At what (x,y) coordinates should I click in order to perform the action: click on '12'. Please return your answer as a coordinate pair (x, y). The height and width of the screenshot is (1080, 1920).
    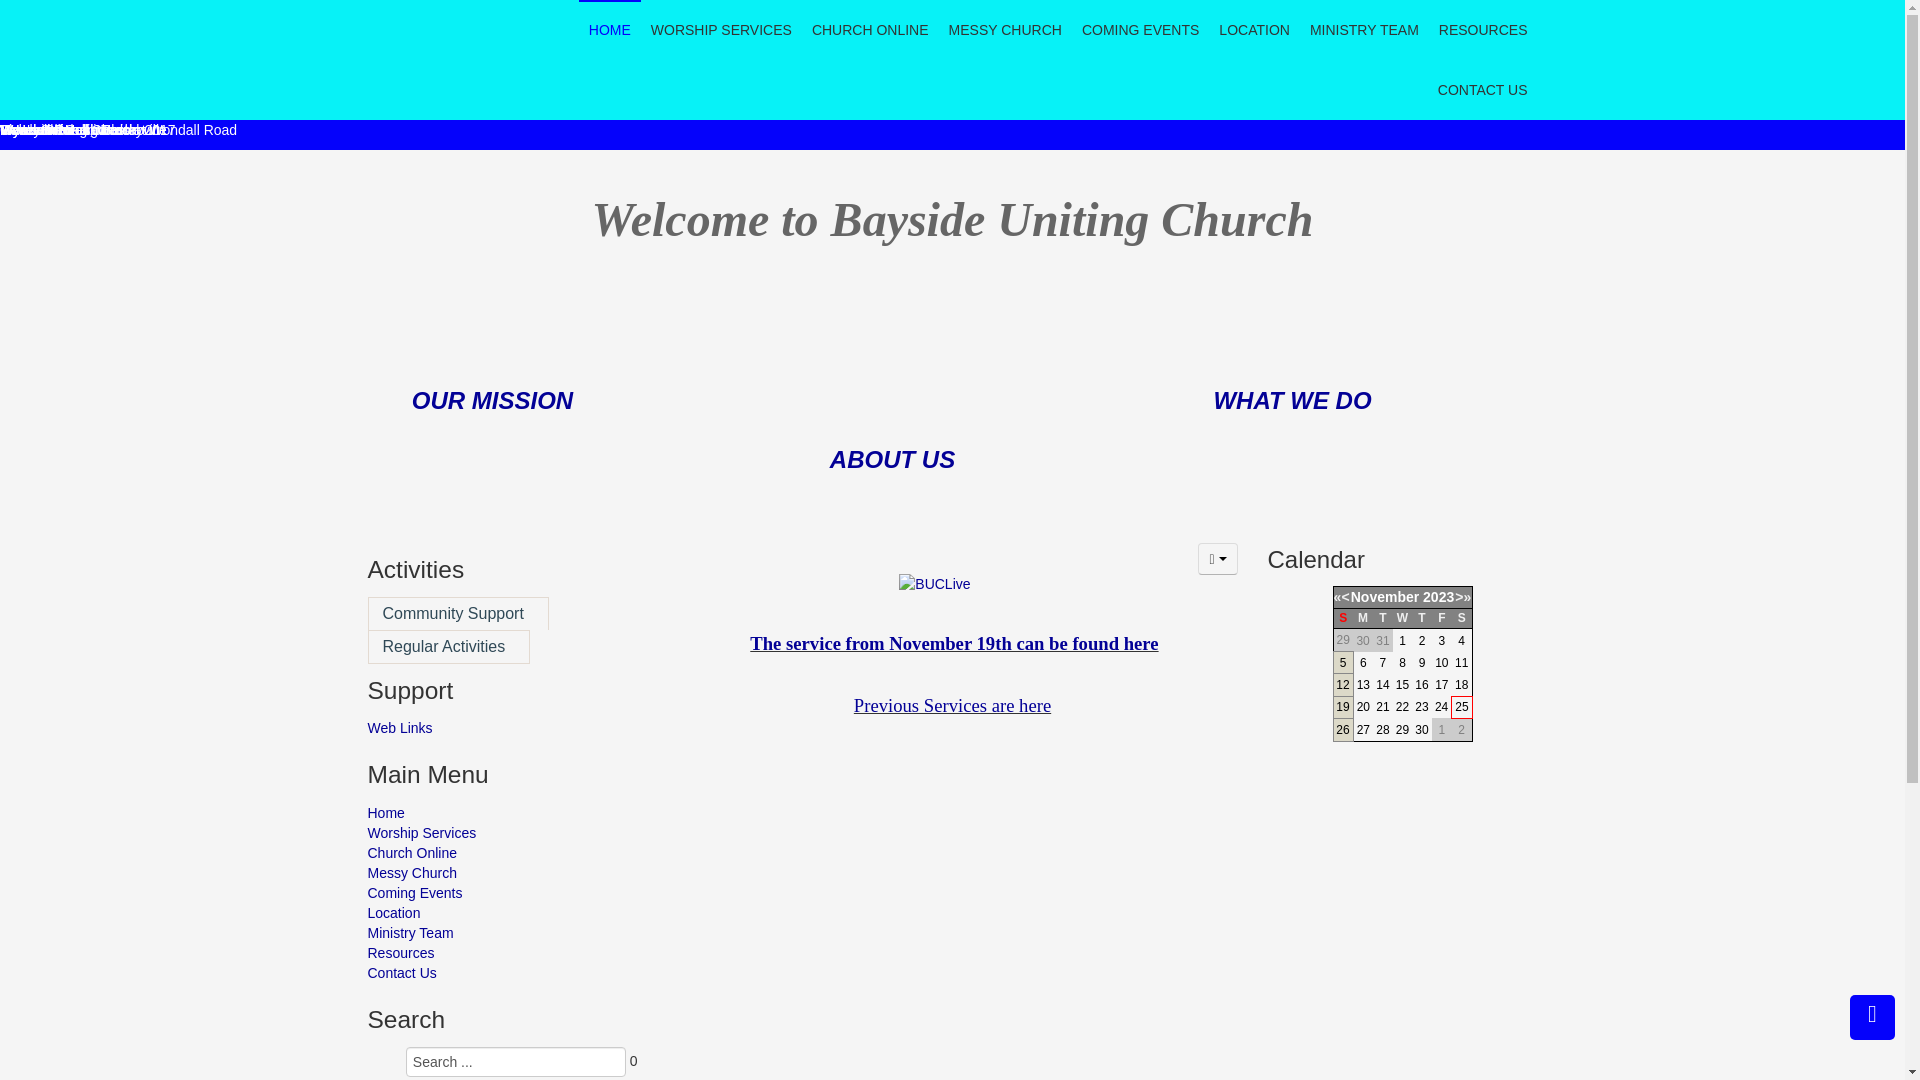
    Looking at the image, I should click on (1342, 684).